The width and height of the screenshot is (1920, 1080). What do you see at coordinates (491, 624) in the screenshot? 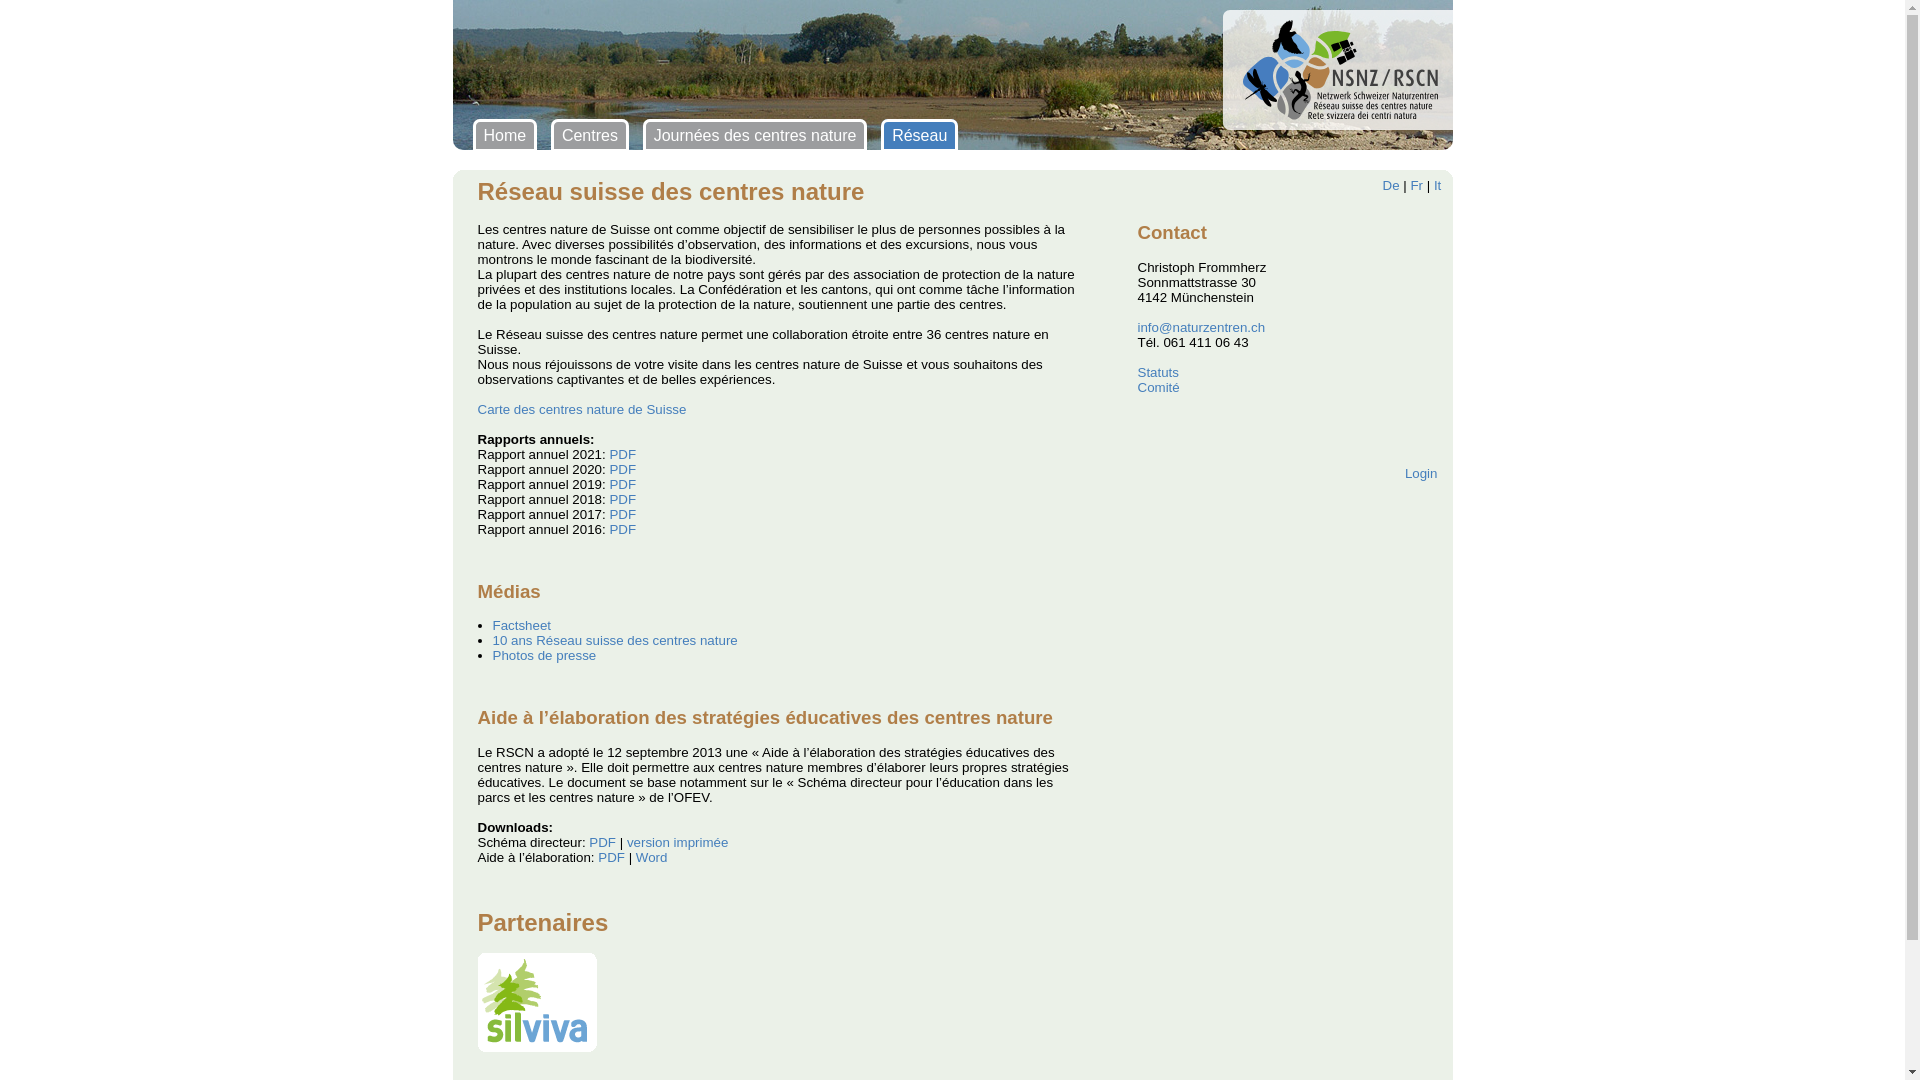
I see `'Factsheet'` at bounding box center [491, 624].